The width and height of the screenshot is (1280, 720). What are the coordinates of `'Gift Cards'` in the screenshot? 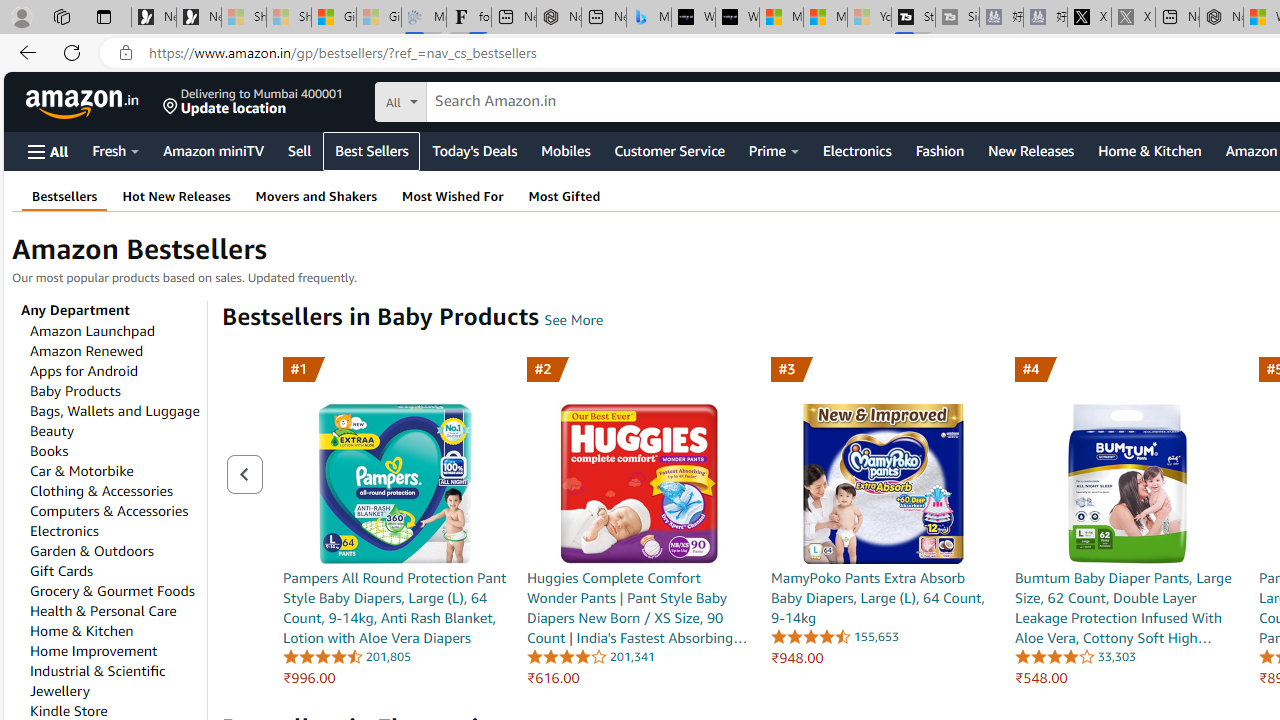 It's located at (61, 571).